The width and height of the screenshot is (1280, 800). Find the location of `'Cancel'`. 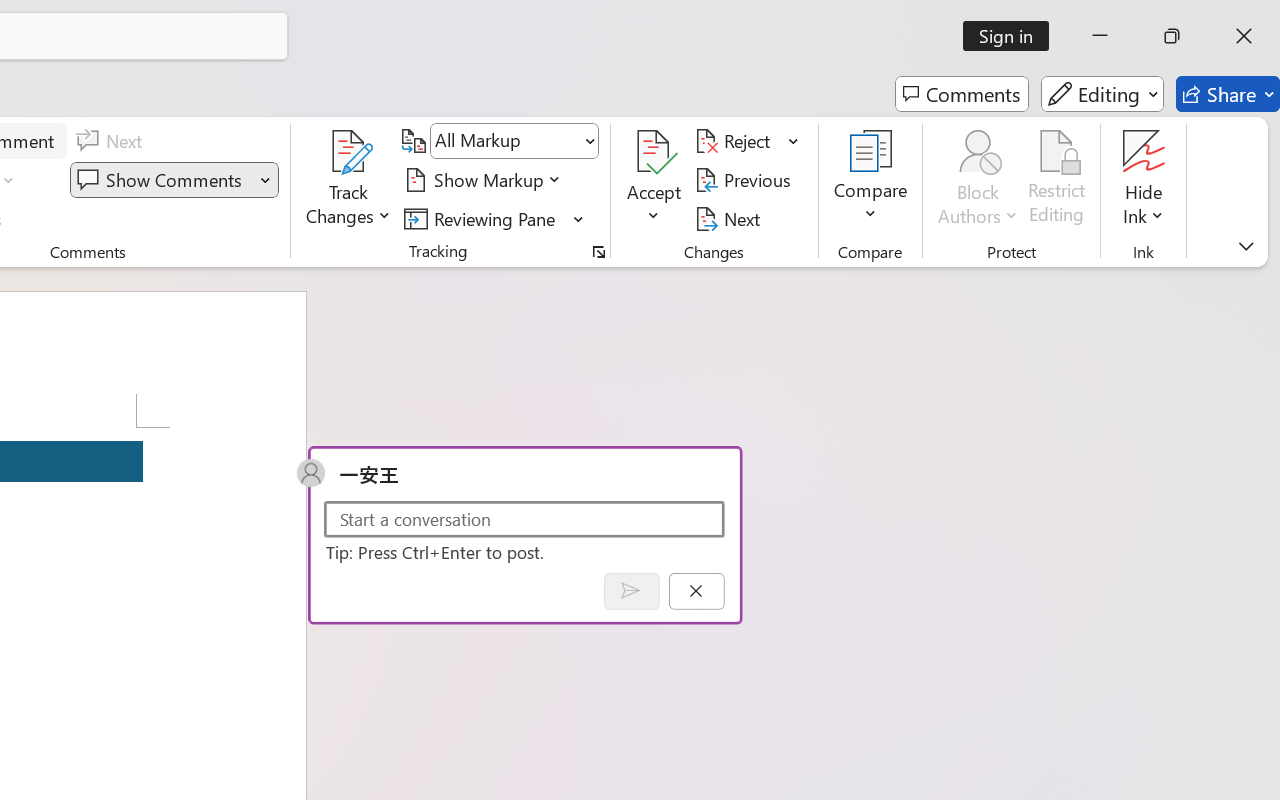

'Cancel' is located at coordinates (696, 590).